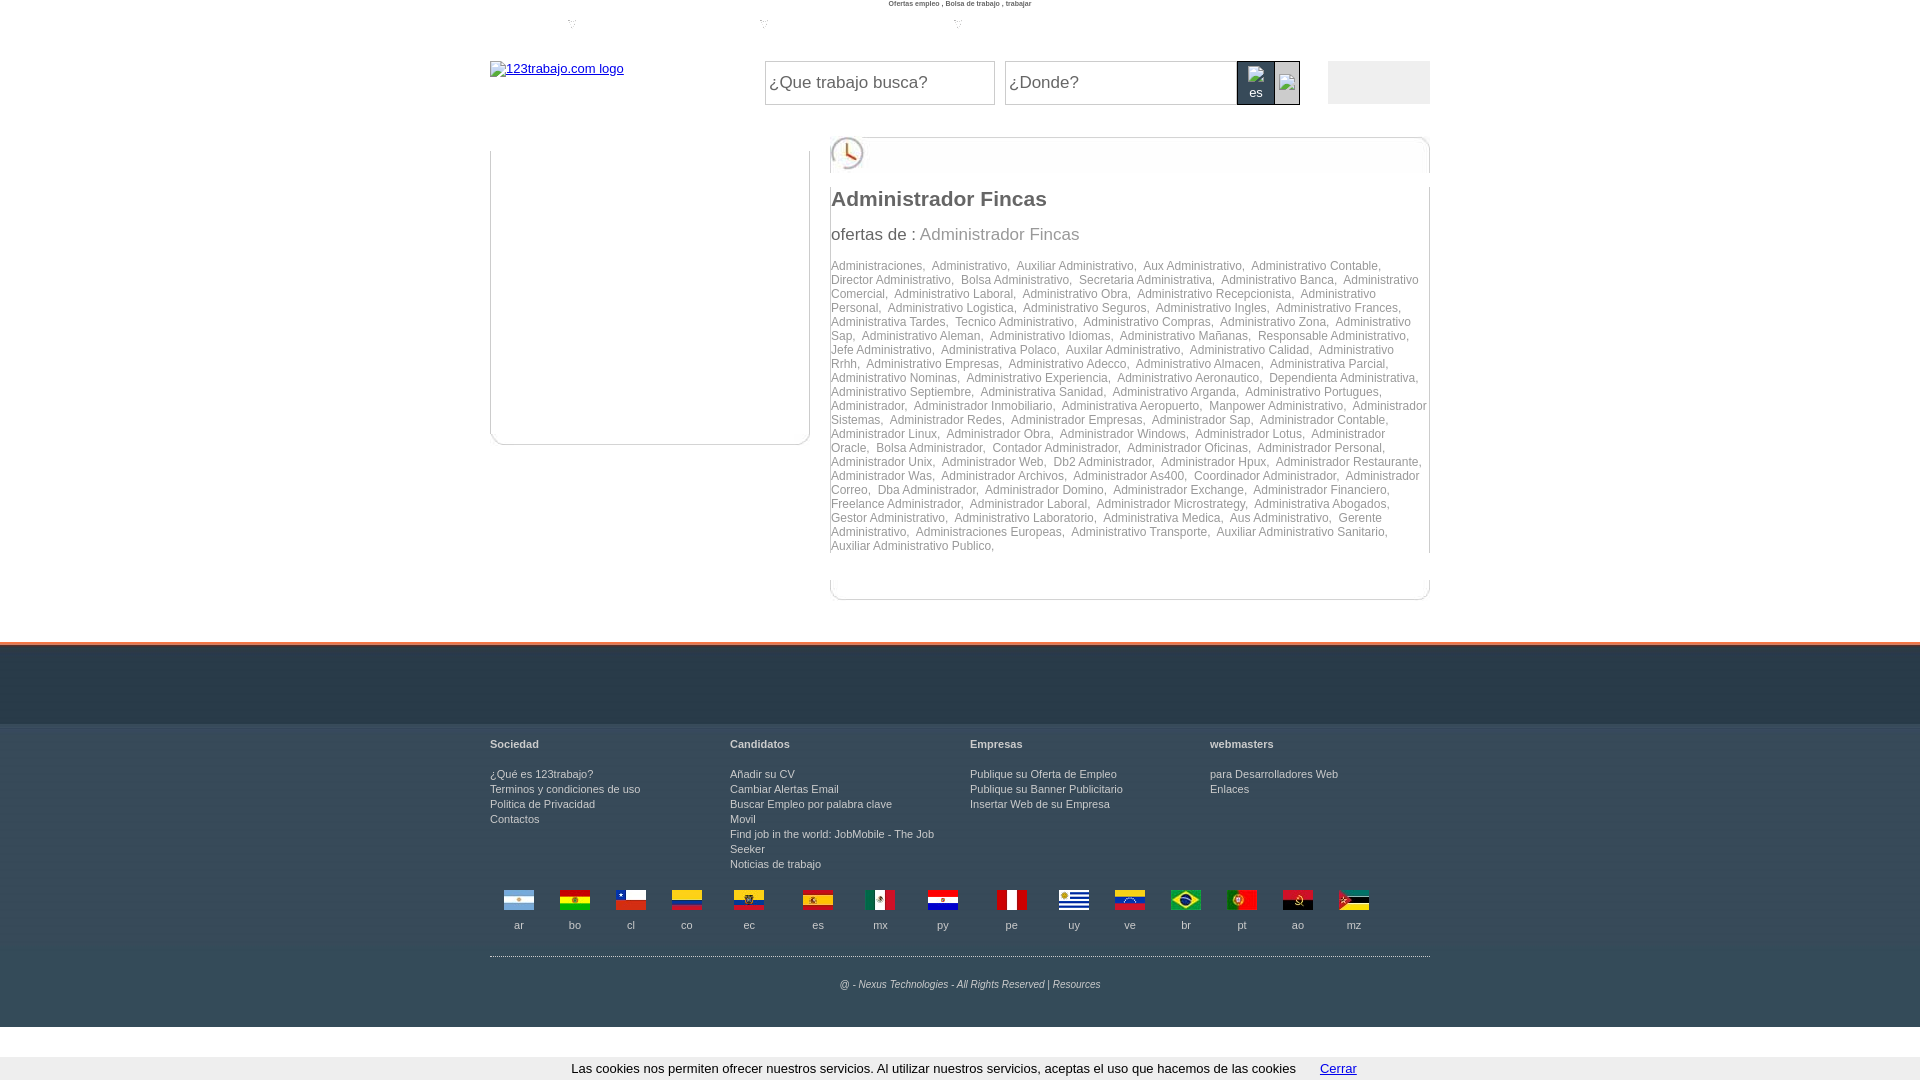 The height and width of the screenshot is (1080, 1920). Describe the element at coordinates (1075, 983) in the screenshot. I see `'Resources'` at that location.